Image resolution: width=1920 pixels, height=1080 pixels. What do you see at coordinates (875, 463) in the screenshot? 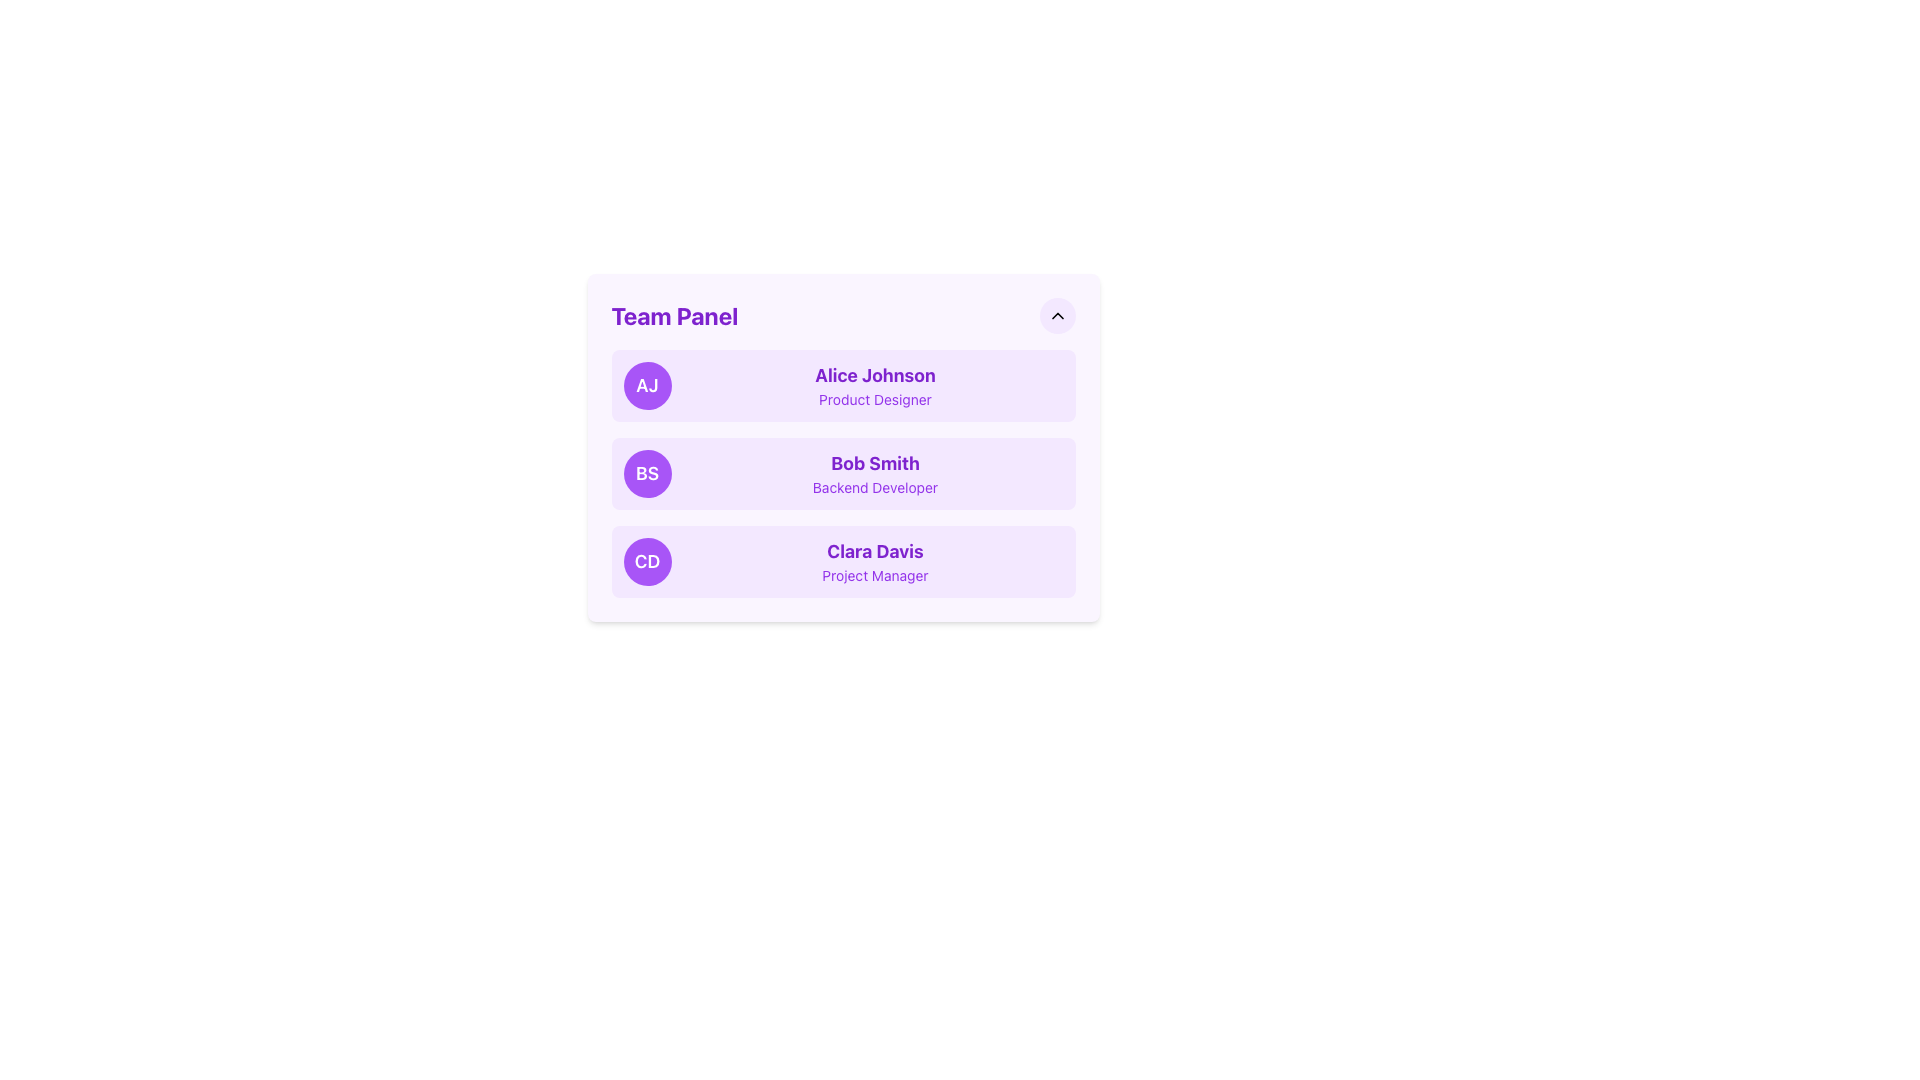
I see `the static text displaying the name 'Bob Smith', which is located in the middle panel between avatars and job titles in a vertical team list` at bounding box center [875, 463].